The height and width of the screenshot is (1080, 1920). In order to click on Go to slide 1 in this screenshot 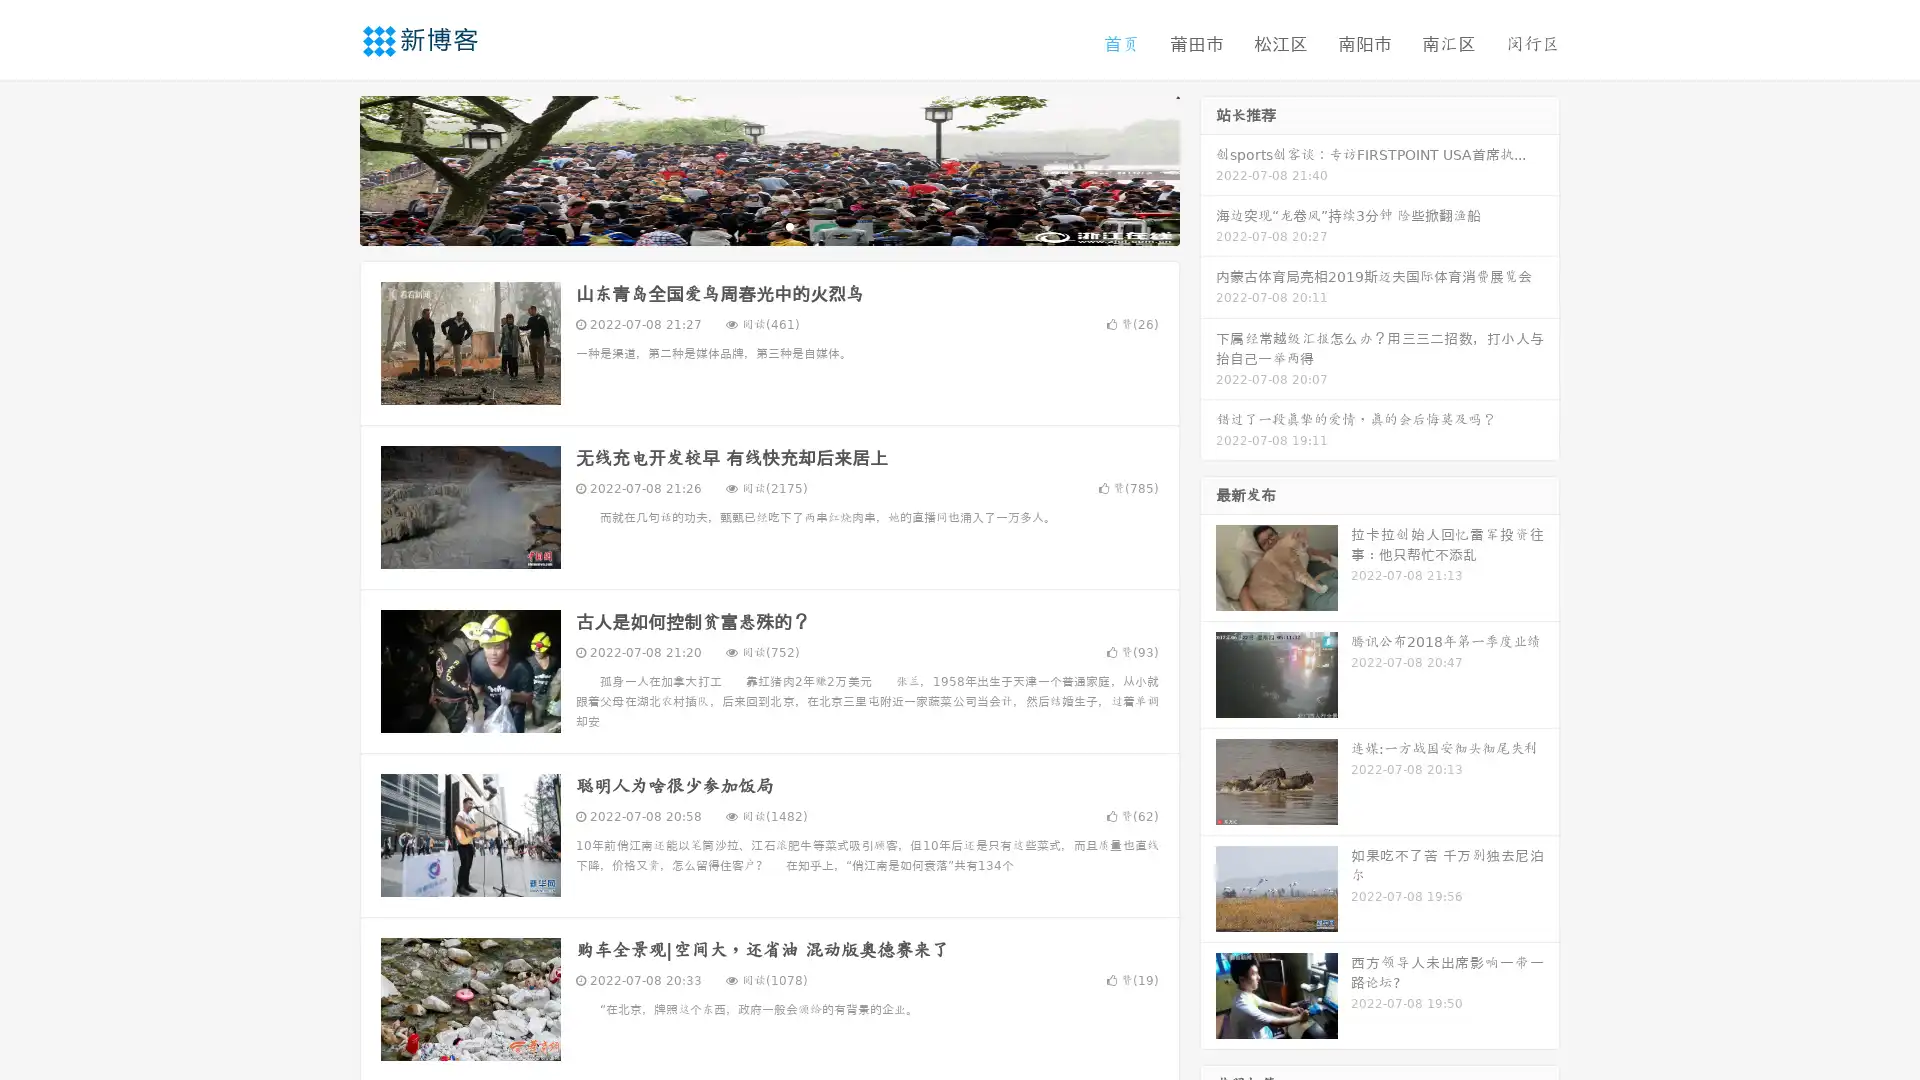, I will do `click(748, 225)`.